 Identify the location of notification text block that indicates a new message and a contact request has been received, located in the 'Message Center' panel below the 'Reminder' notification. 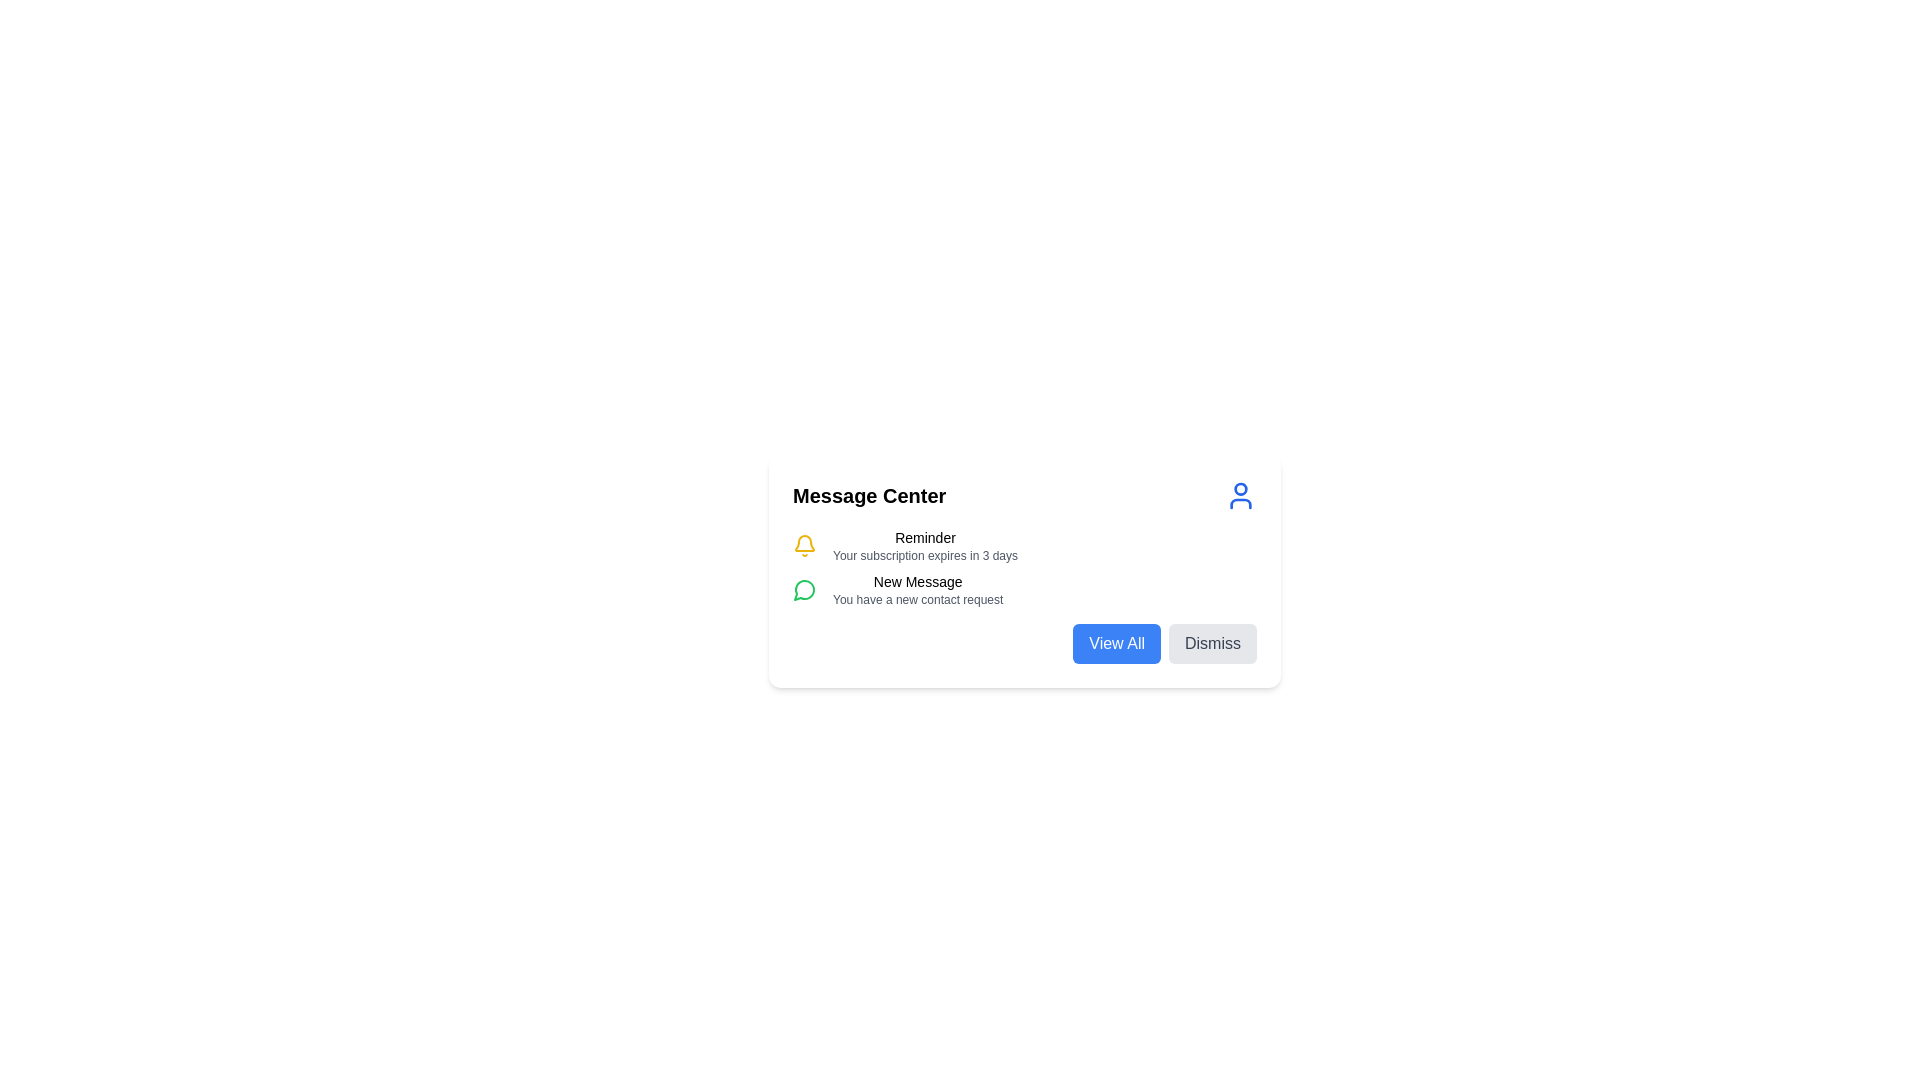
(917, 589).